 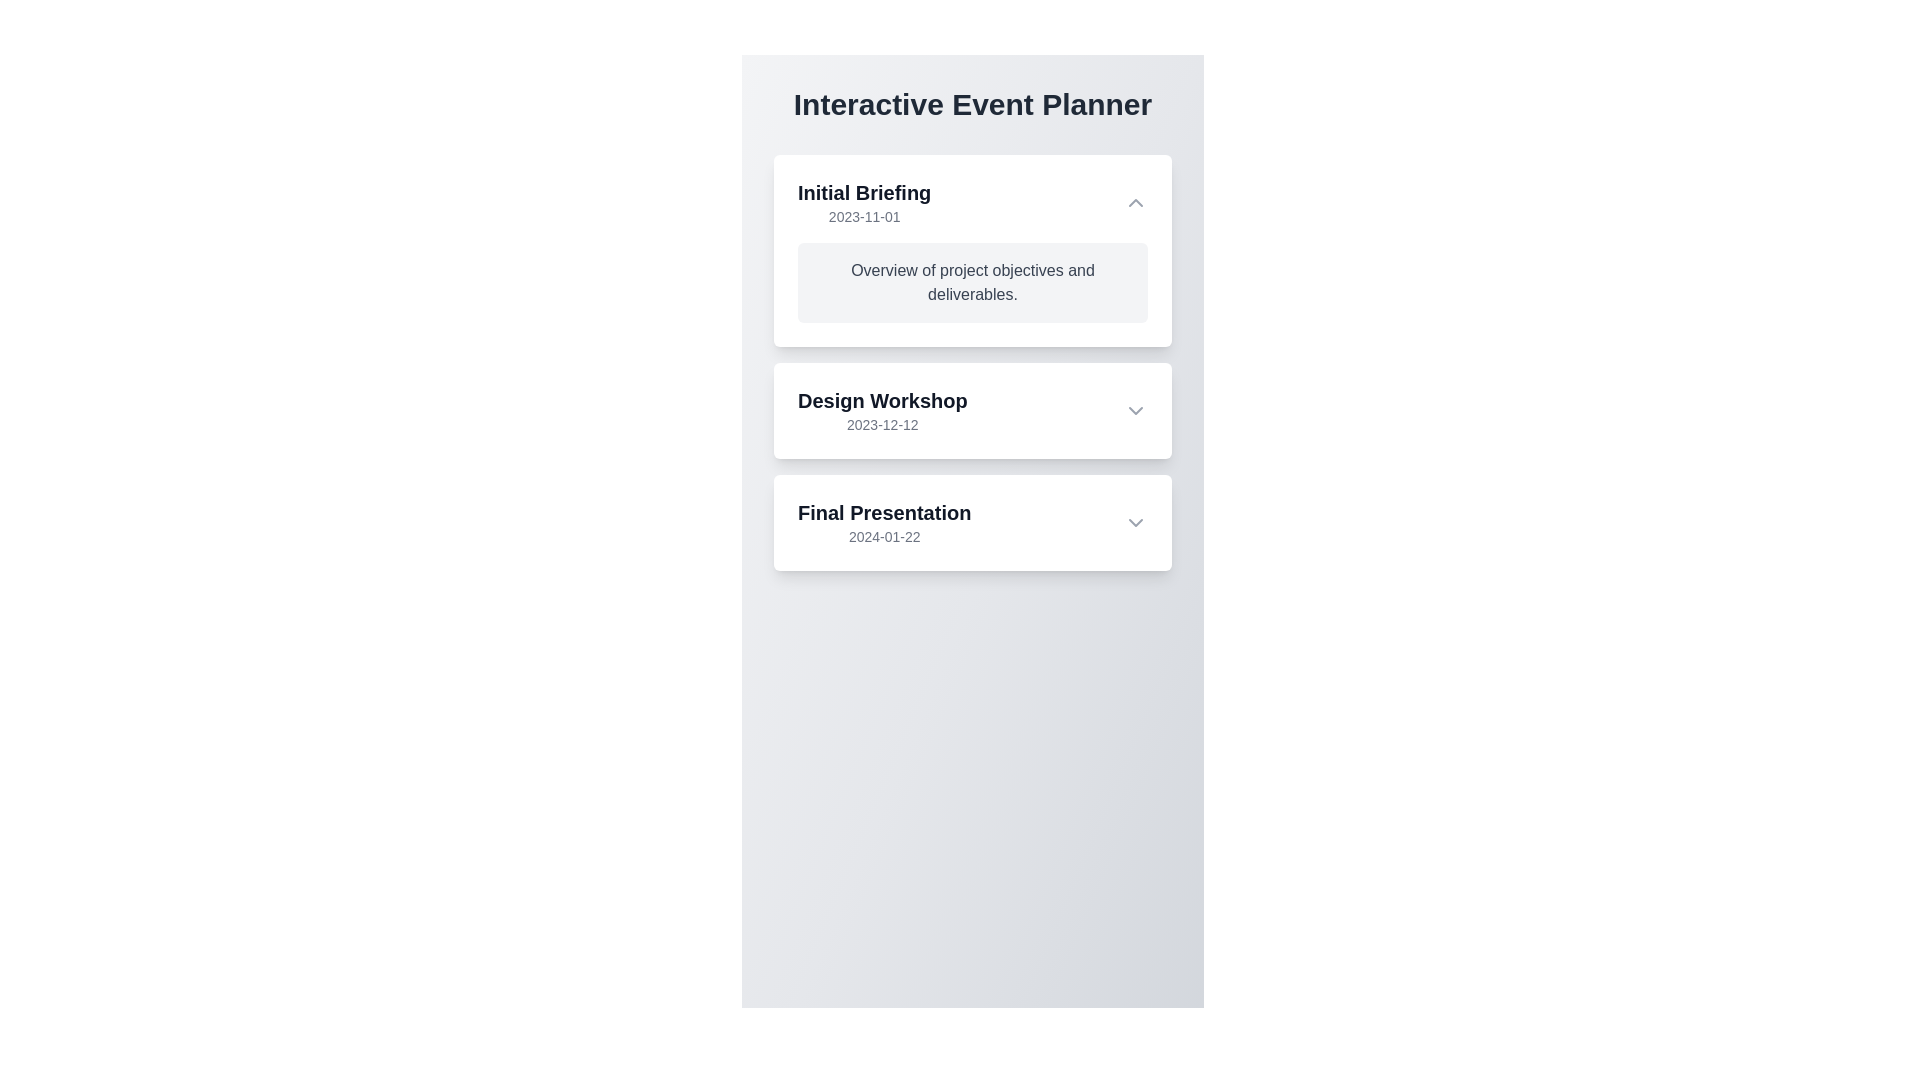 What do you see at coordinates (881, 423) in the screenshot?
I see `date text element located under the 'Design Workshop' title in the second card of the vertically-stacked list` at bounding box center [881, 423].